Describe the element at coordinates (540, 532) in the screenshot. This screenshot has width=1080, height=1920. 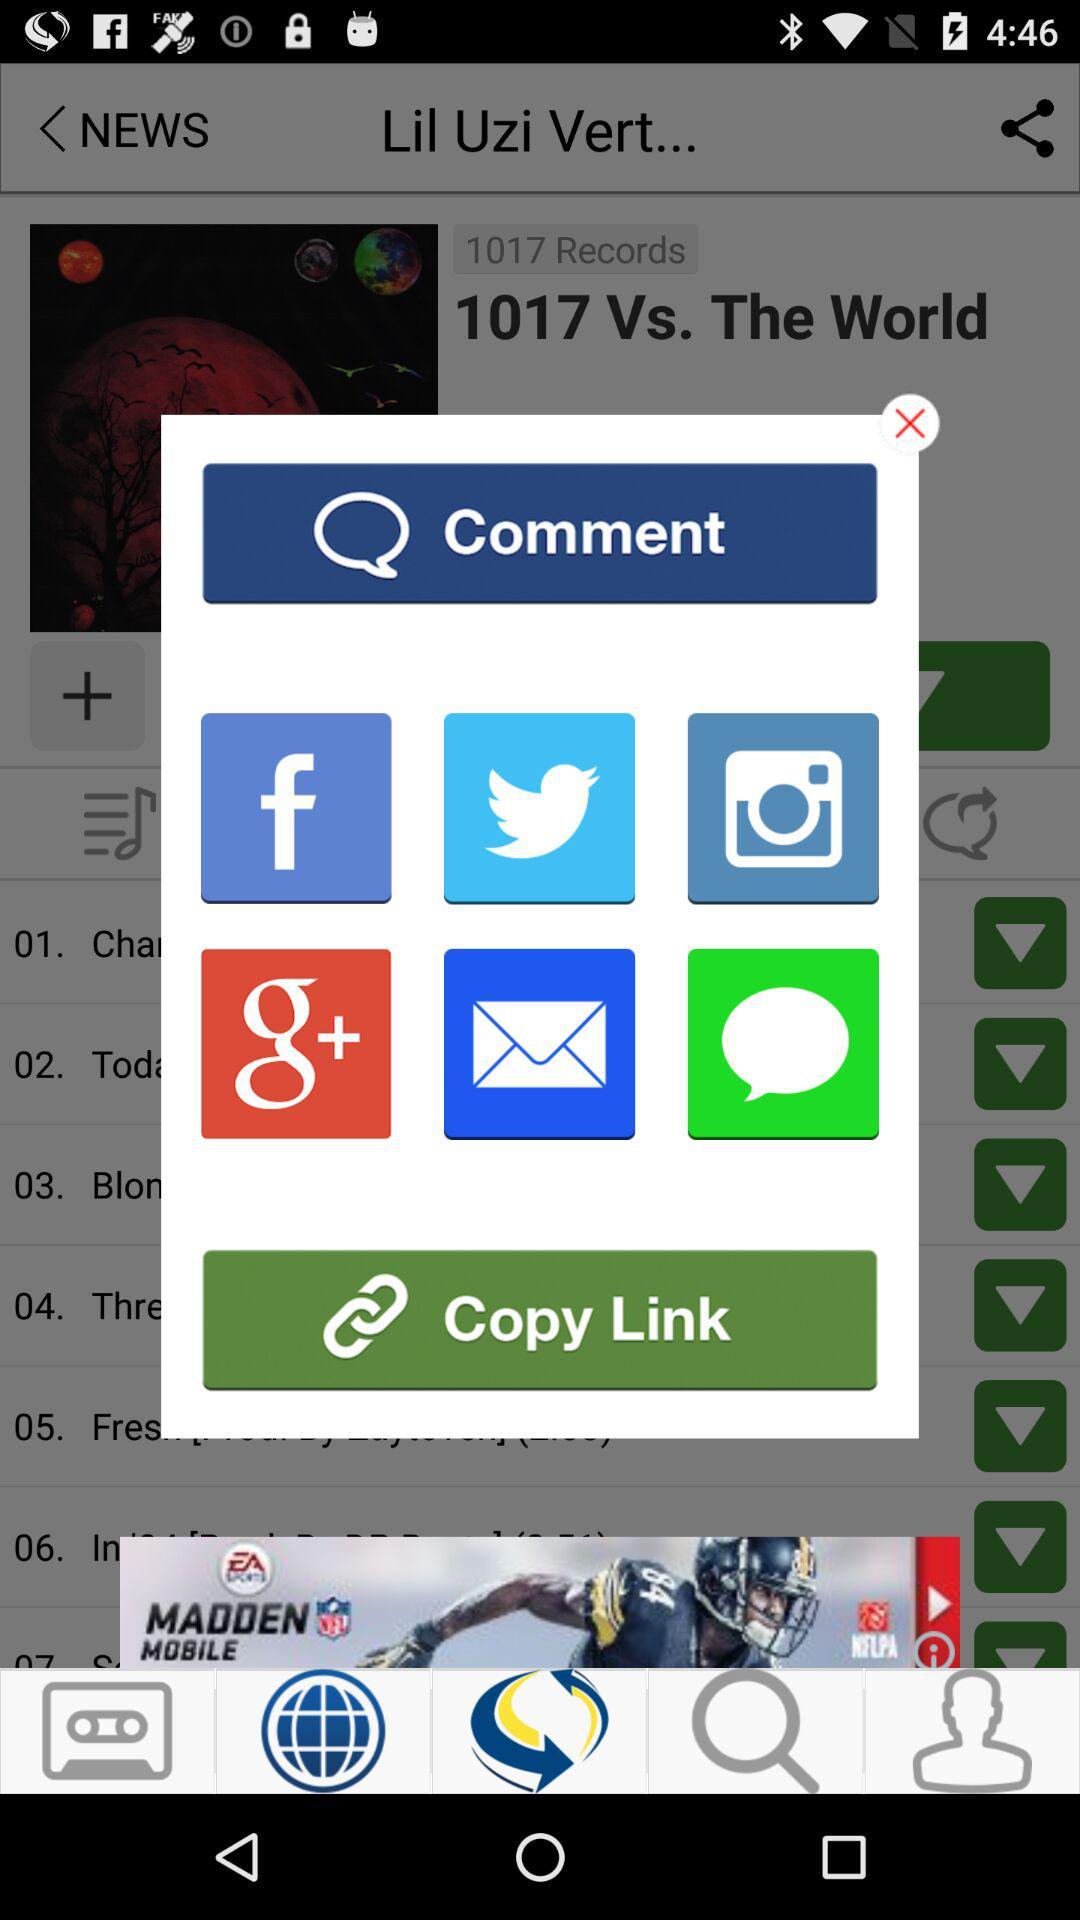
I see `facebook to comment` at that location.